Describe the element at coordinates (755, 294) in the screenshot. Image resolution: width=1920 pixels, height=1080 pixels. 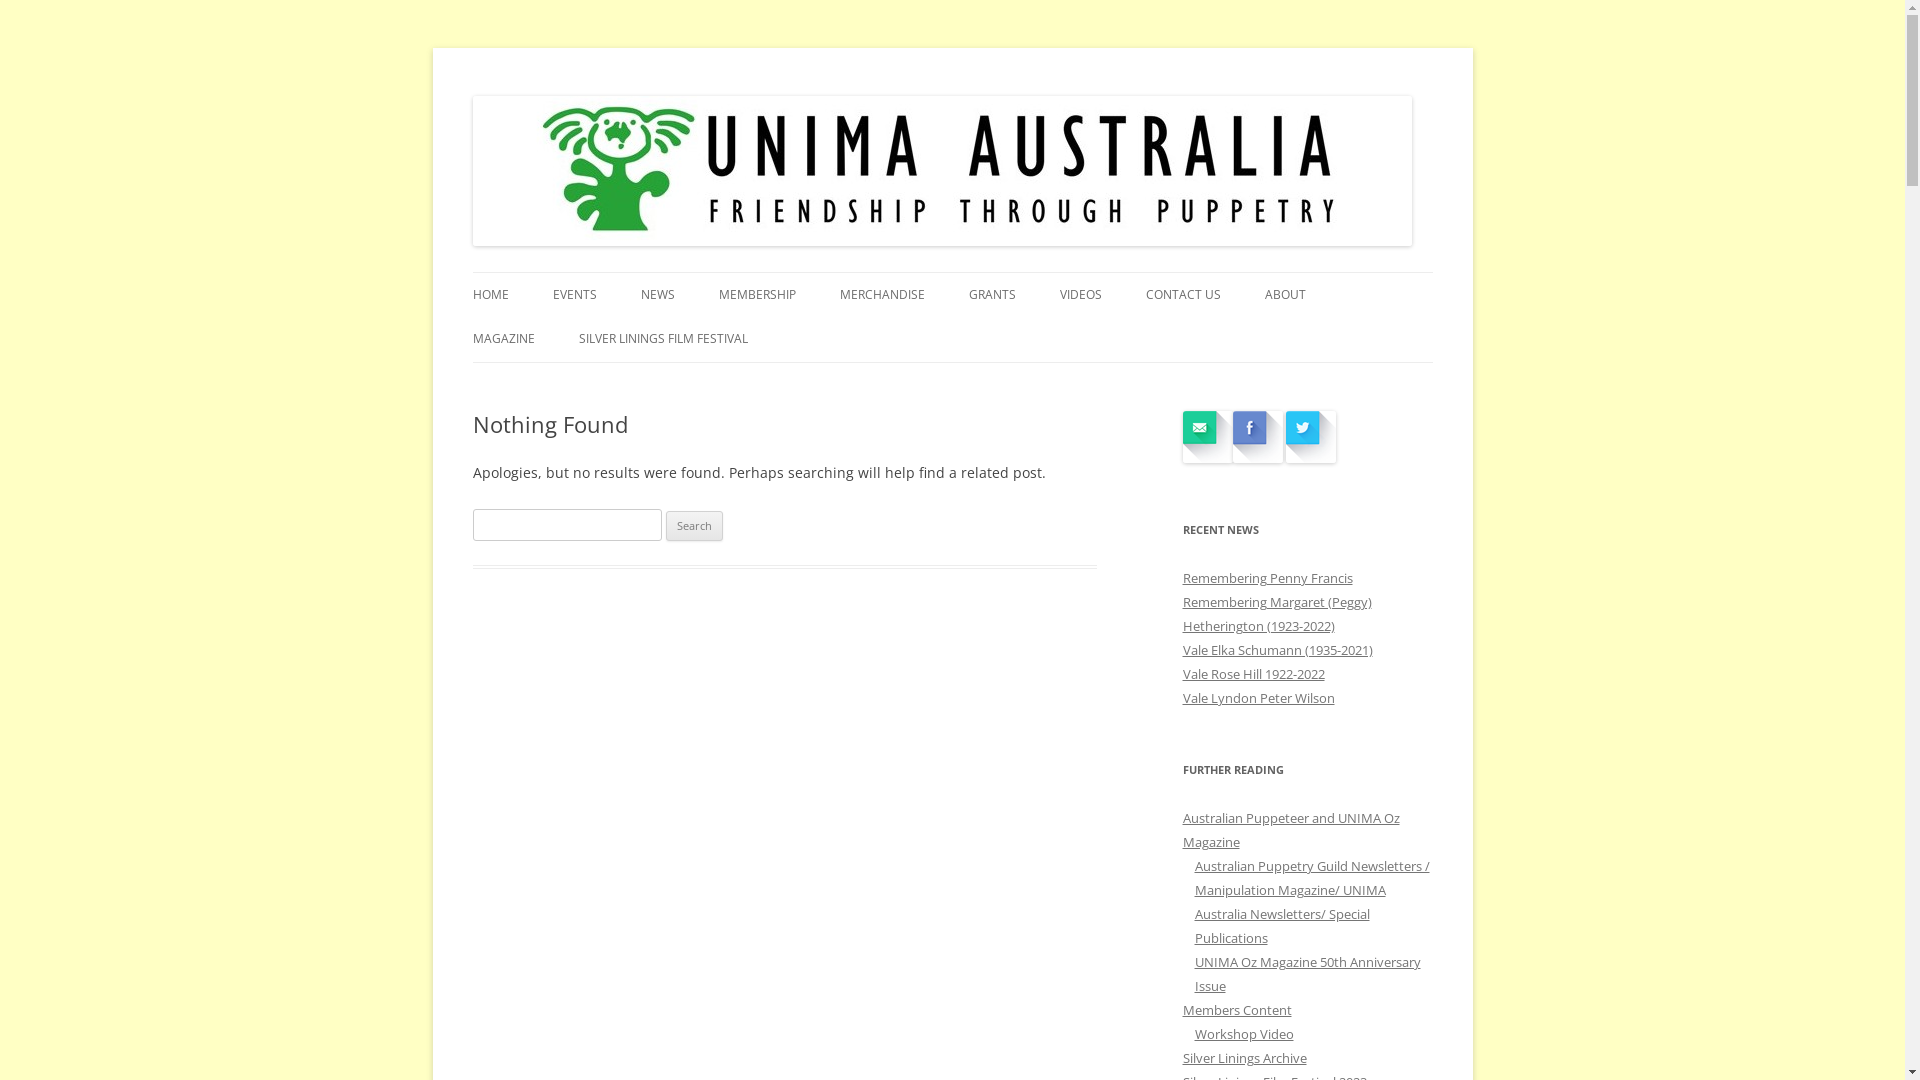
I see `'MEMBERSHIP'` at that location.